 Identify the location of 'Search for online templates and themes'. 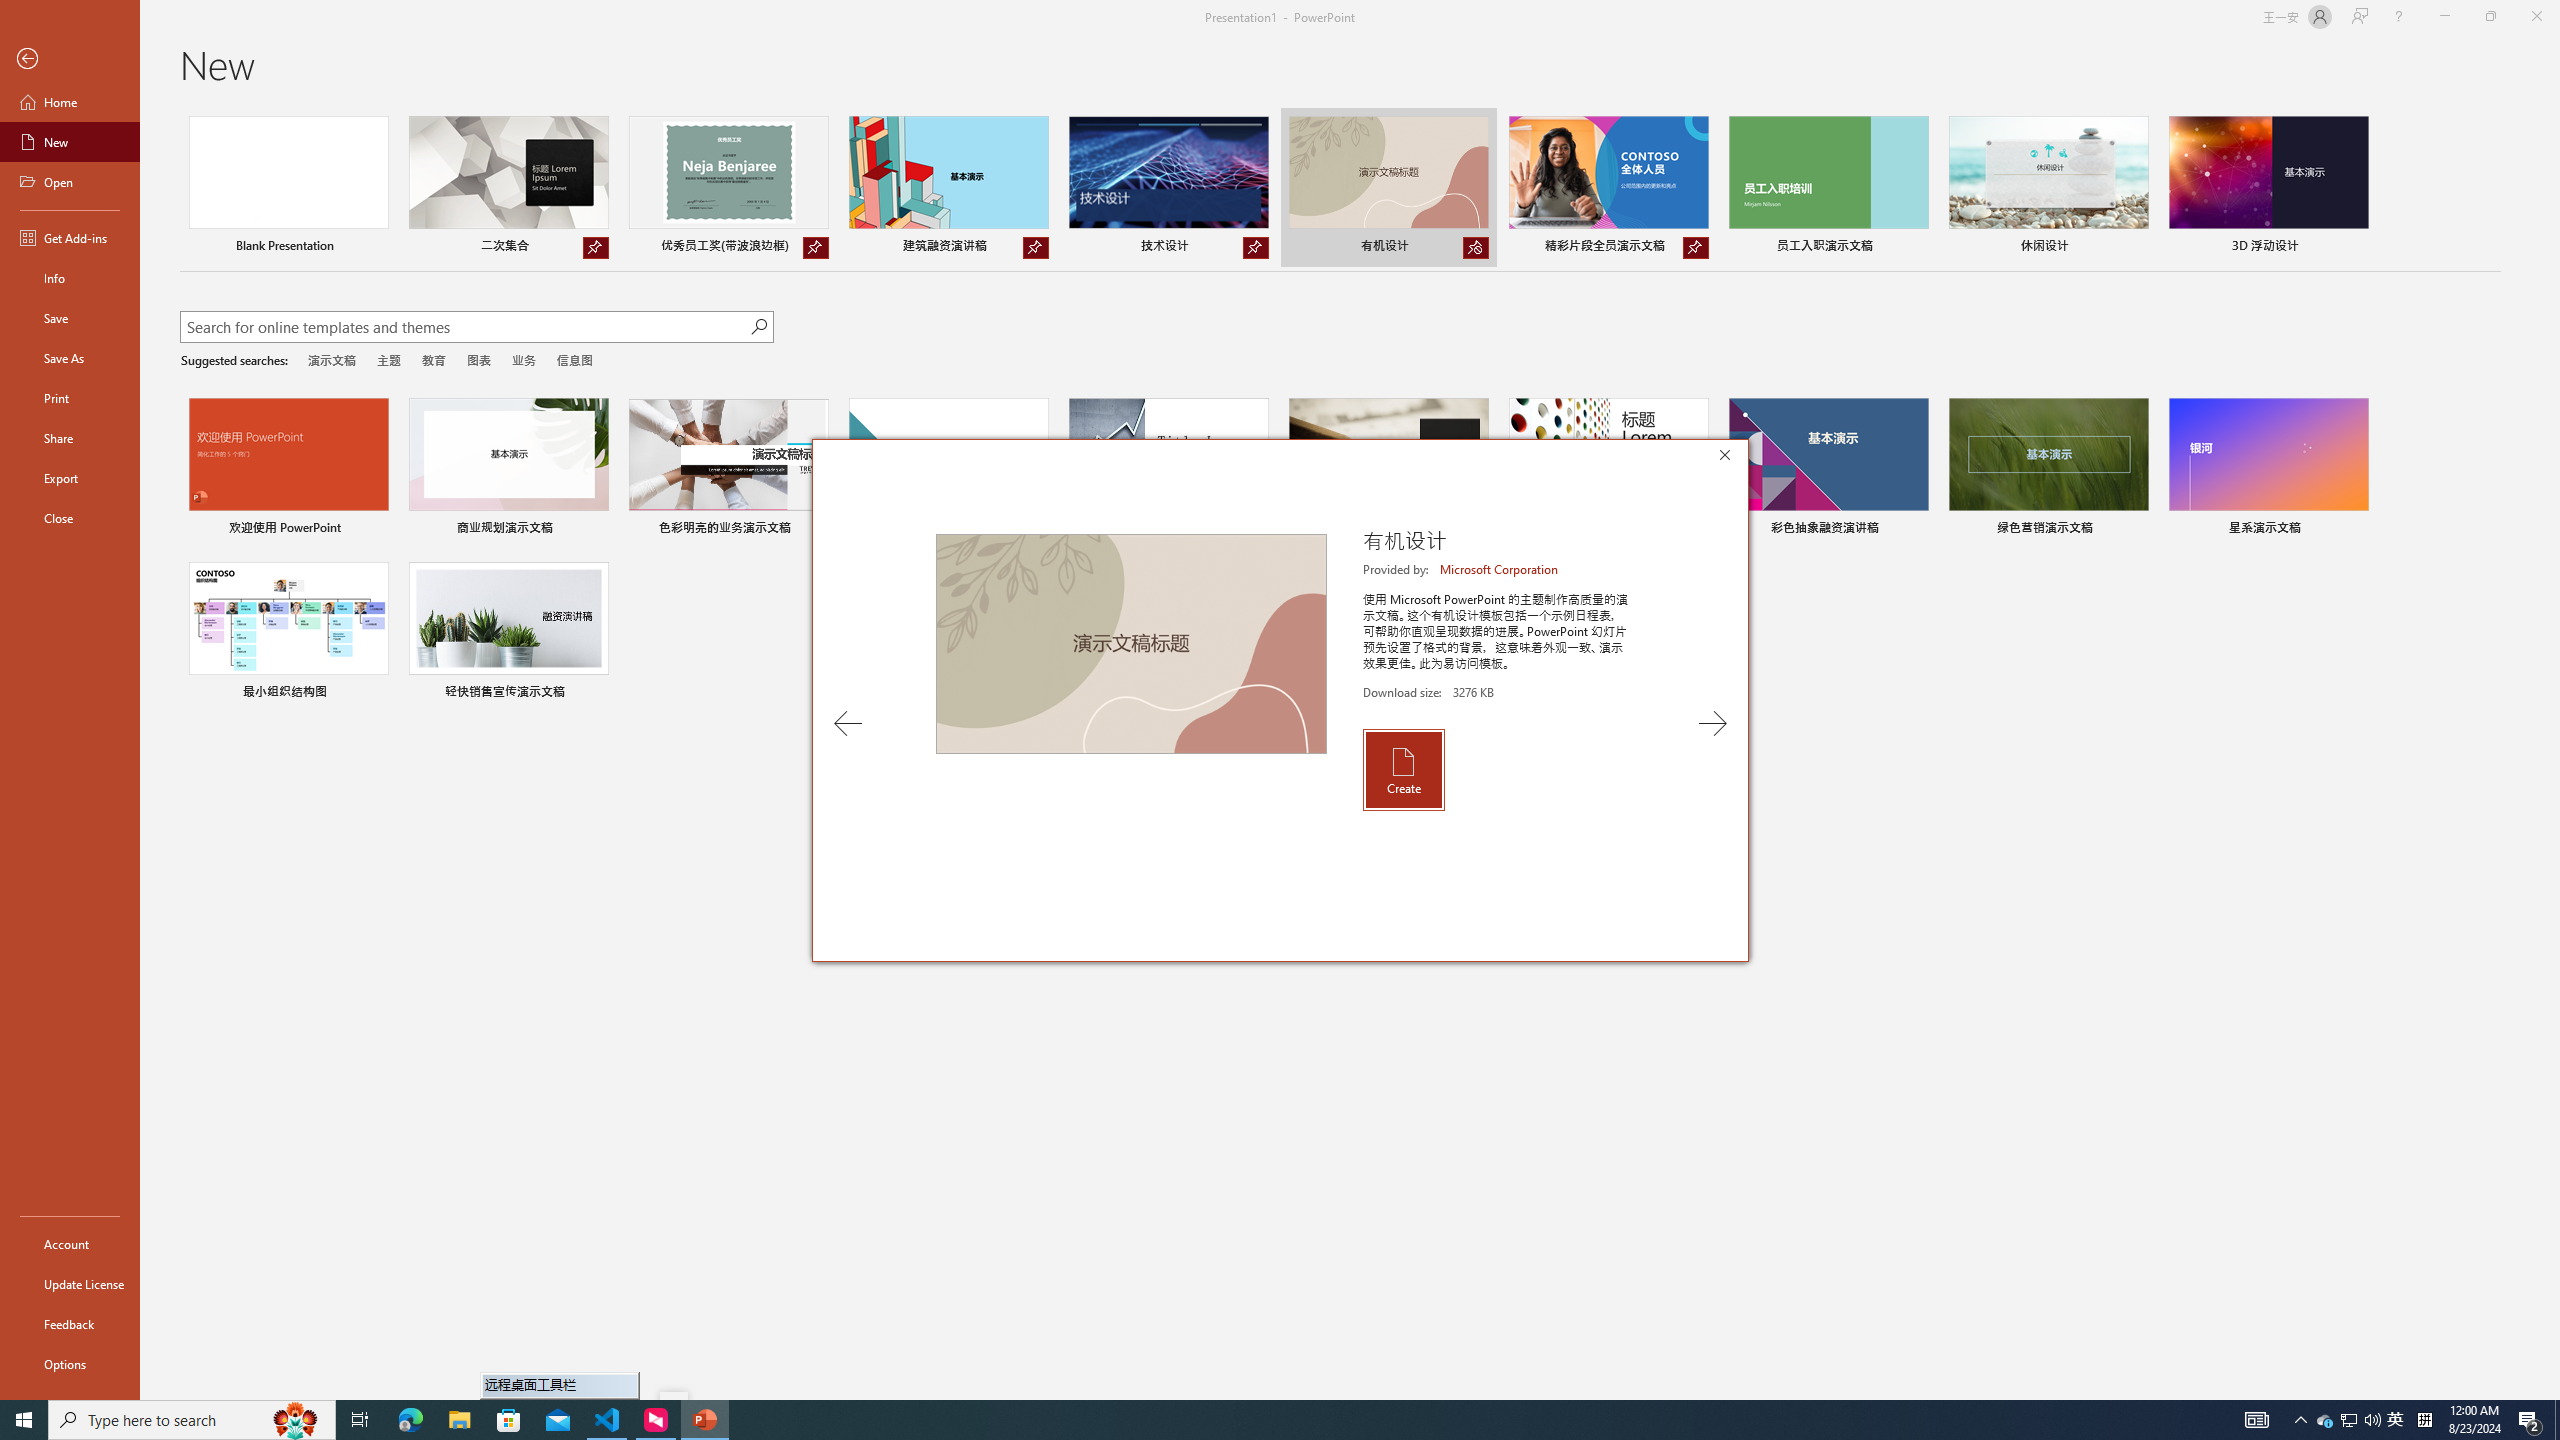
(464, 329).